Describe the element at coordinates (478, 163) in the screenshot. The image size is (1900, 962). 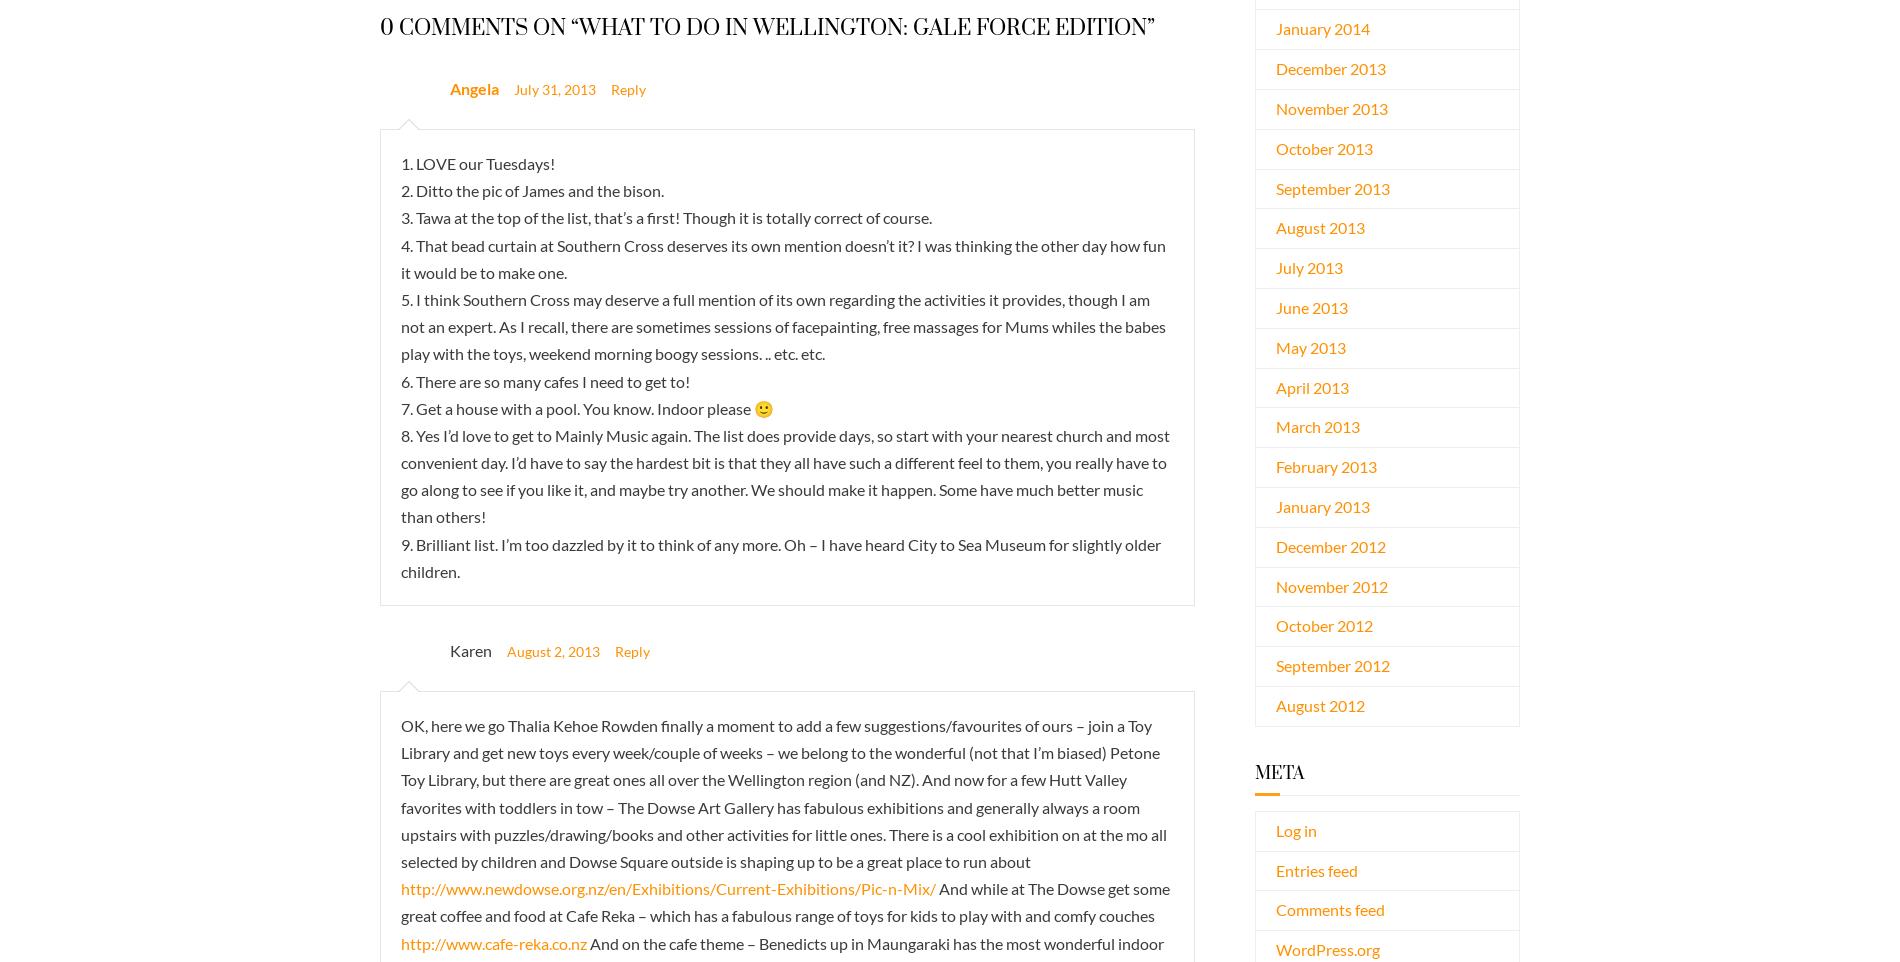
I see `'1. LOVE our Tuesdays!'` at that location.